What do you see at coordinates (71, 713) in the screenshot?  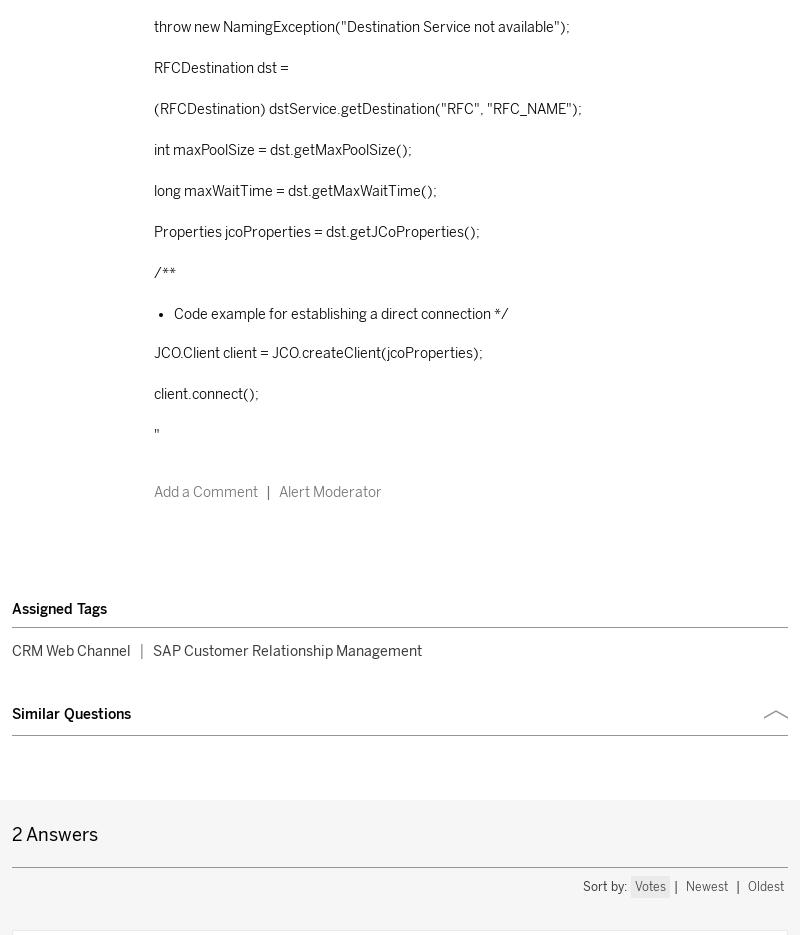 I see `'Similar Questions'` at bounding box center [71, 713].